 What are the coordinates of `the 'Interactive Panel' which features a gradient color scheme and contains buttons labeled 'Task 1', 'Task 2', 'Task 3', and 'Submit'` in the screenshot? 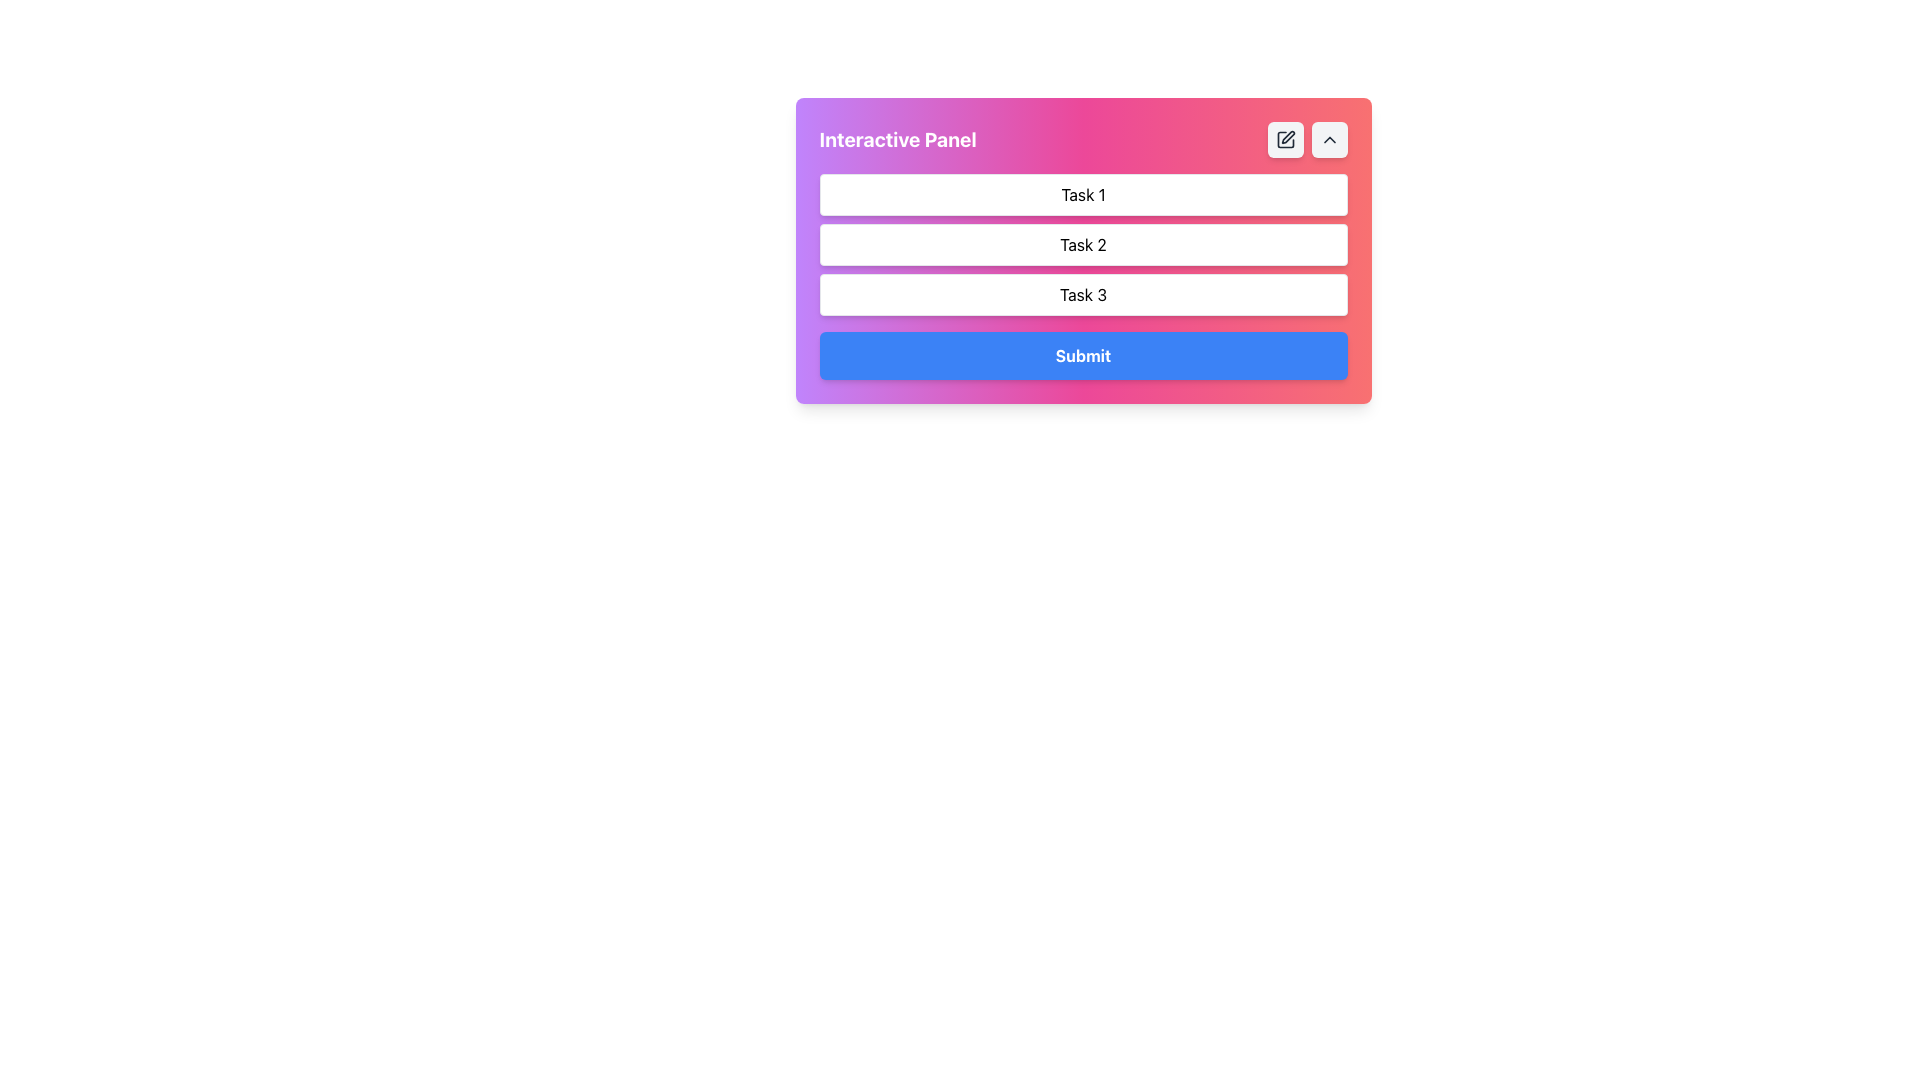 It's located at (1082, 249).